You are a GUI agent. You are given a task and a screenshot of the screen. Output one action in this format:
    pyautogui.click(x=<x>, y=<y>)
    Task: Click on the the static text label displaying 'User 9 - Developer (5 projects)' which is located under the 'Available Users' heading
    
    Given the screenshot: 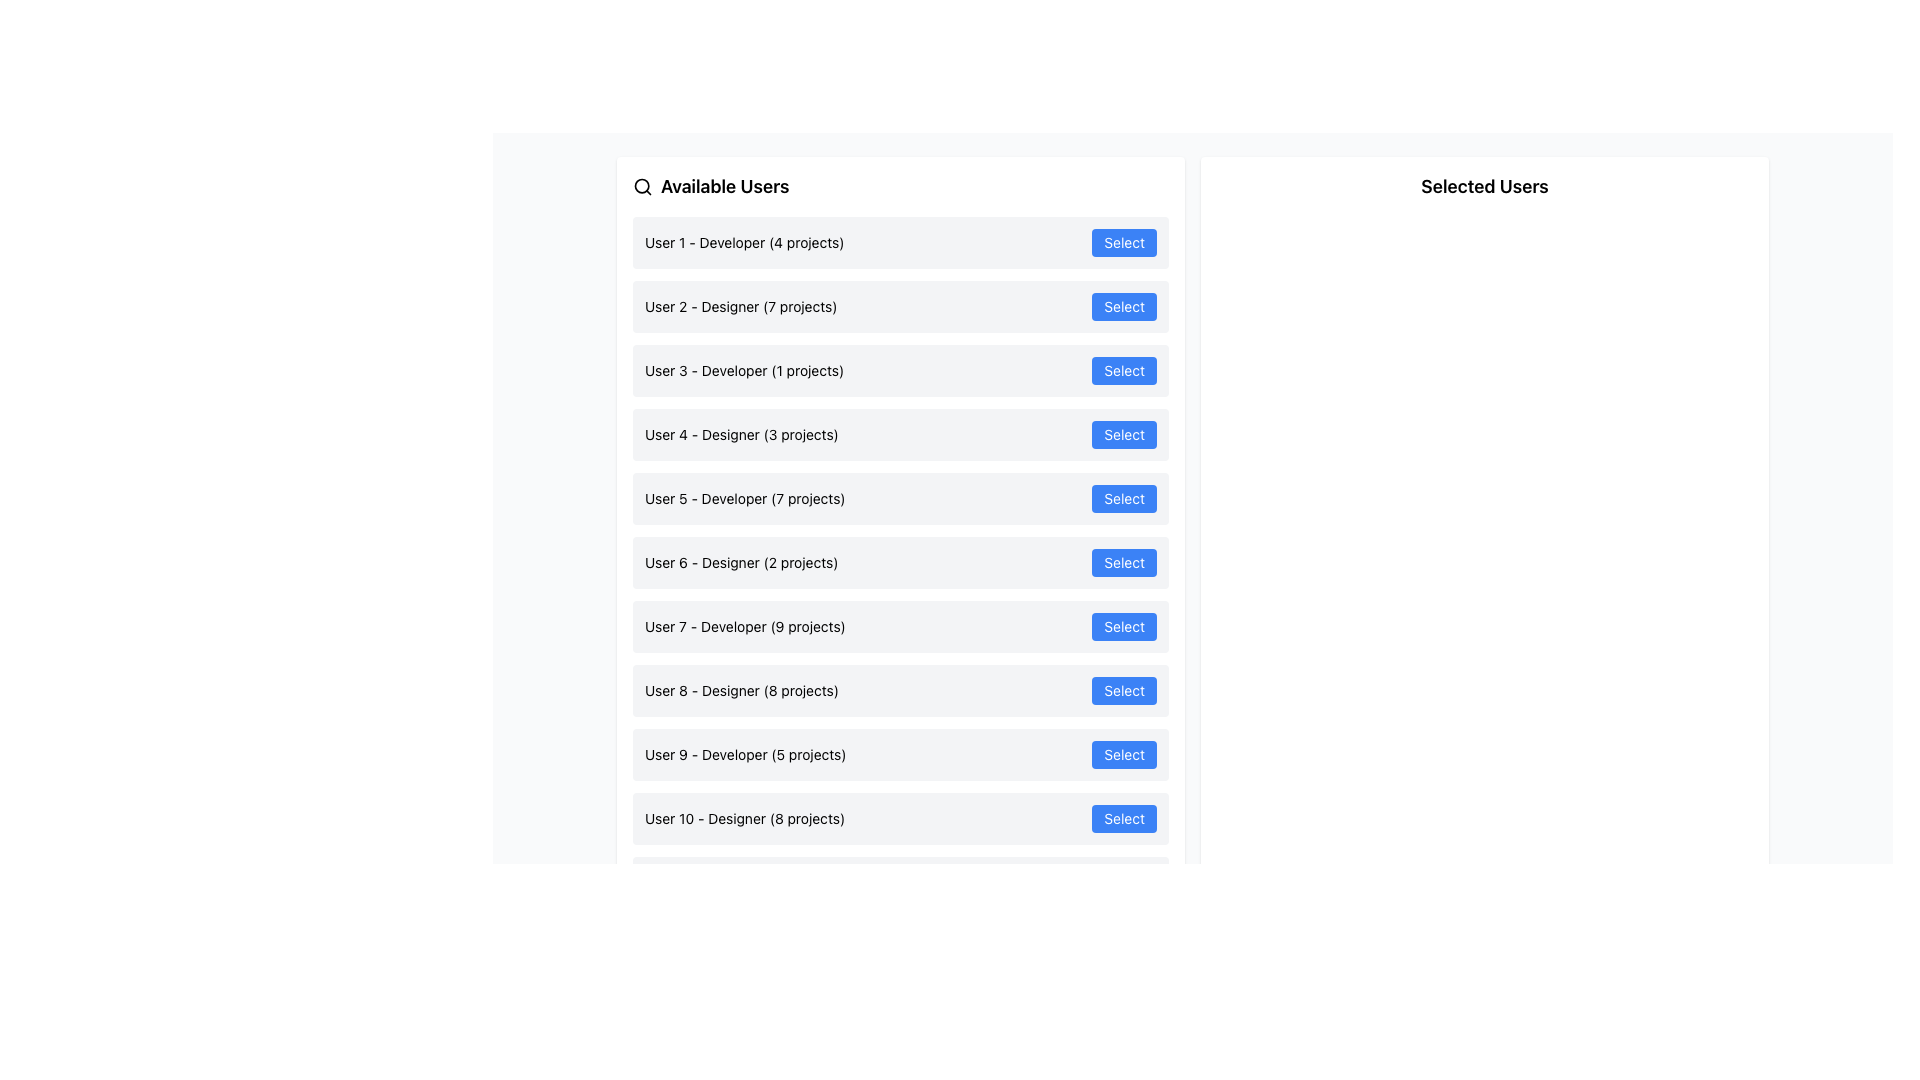 What is the action you would take?
    pyautogui.click(x=744, y=755)
    